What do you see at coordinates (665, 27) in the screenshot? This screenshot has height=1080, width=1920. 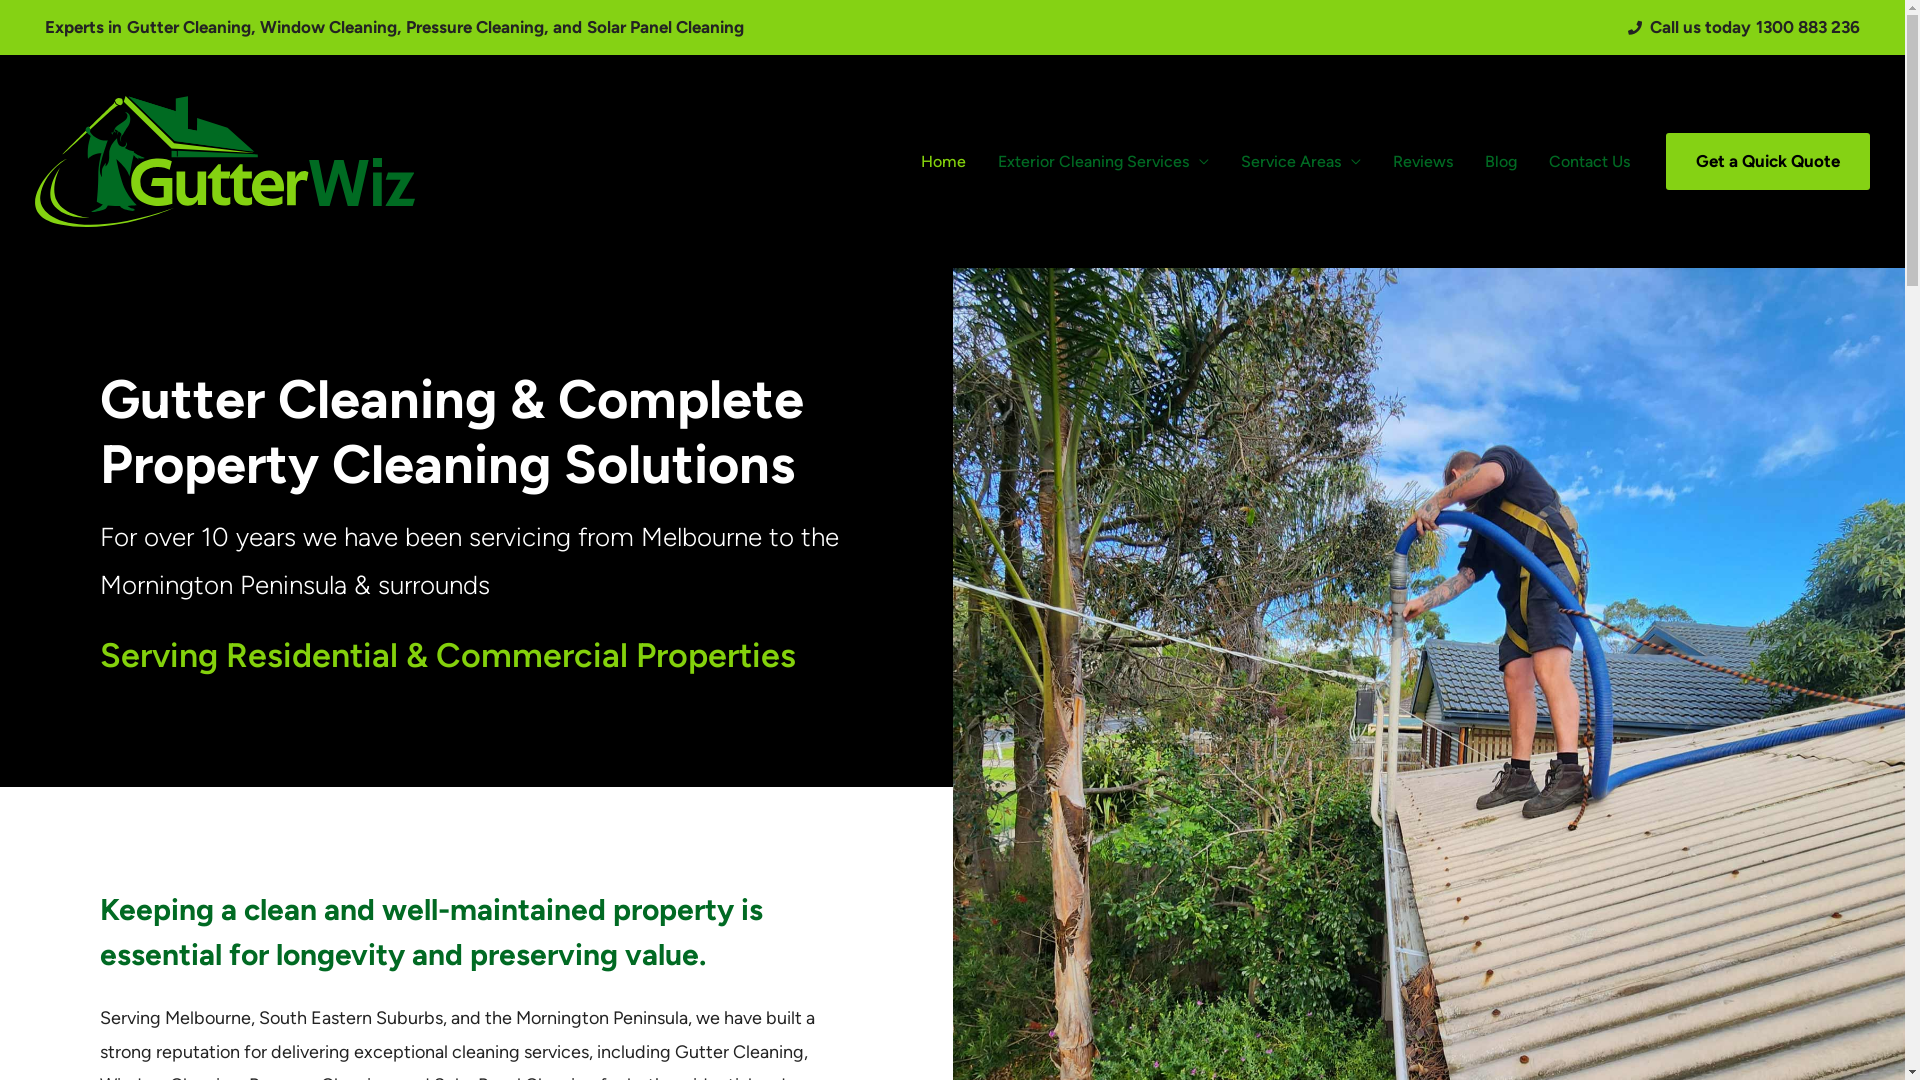 I see `'Solar Panel Cleaning'` at bounding box center [665, 27].